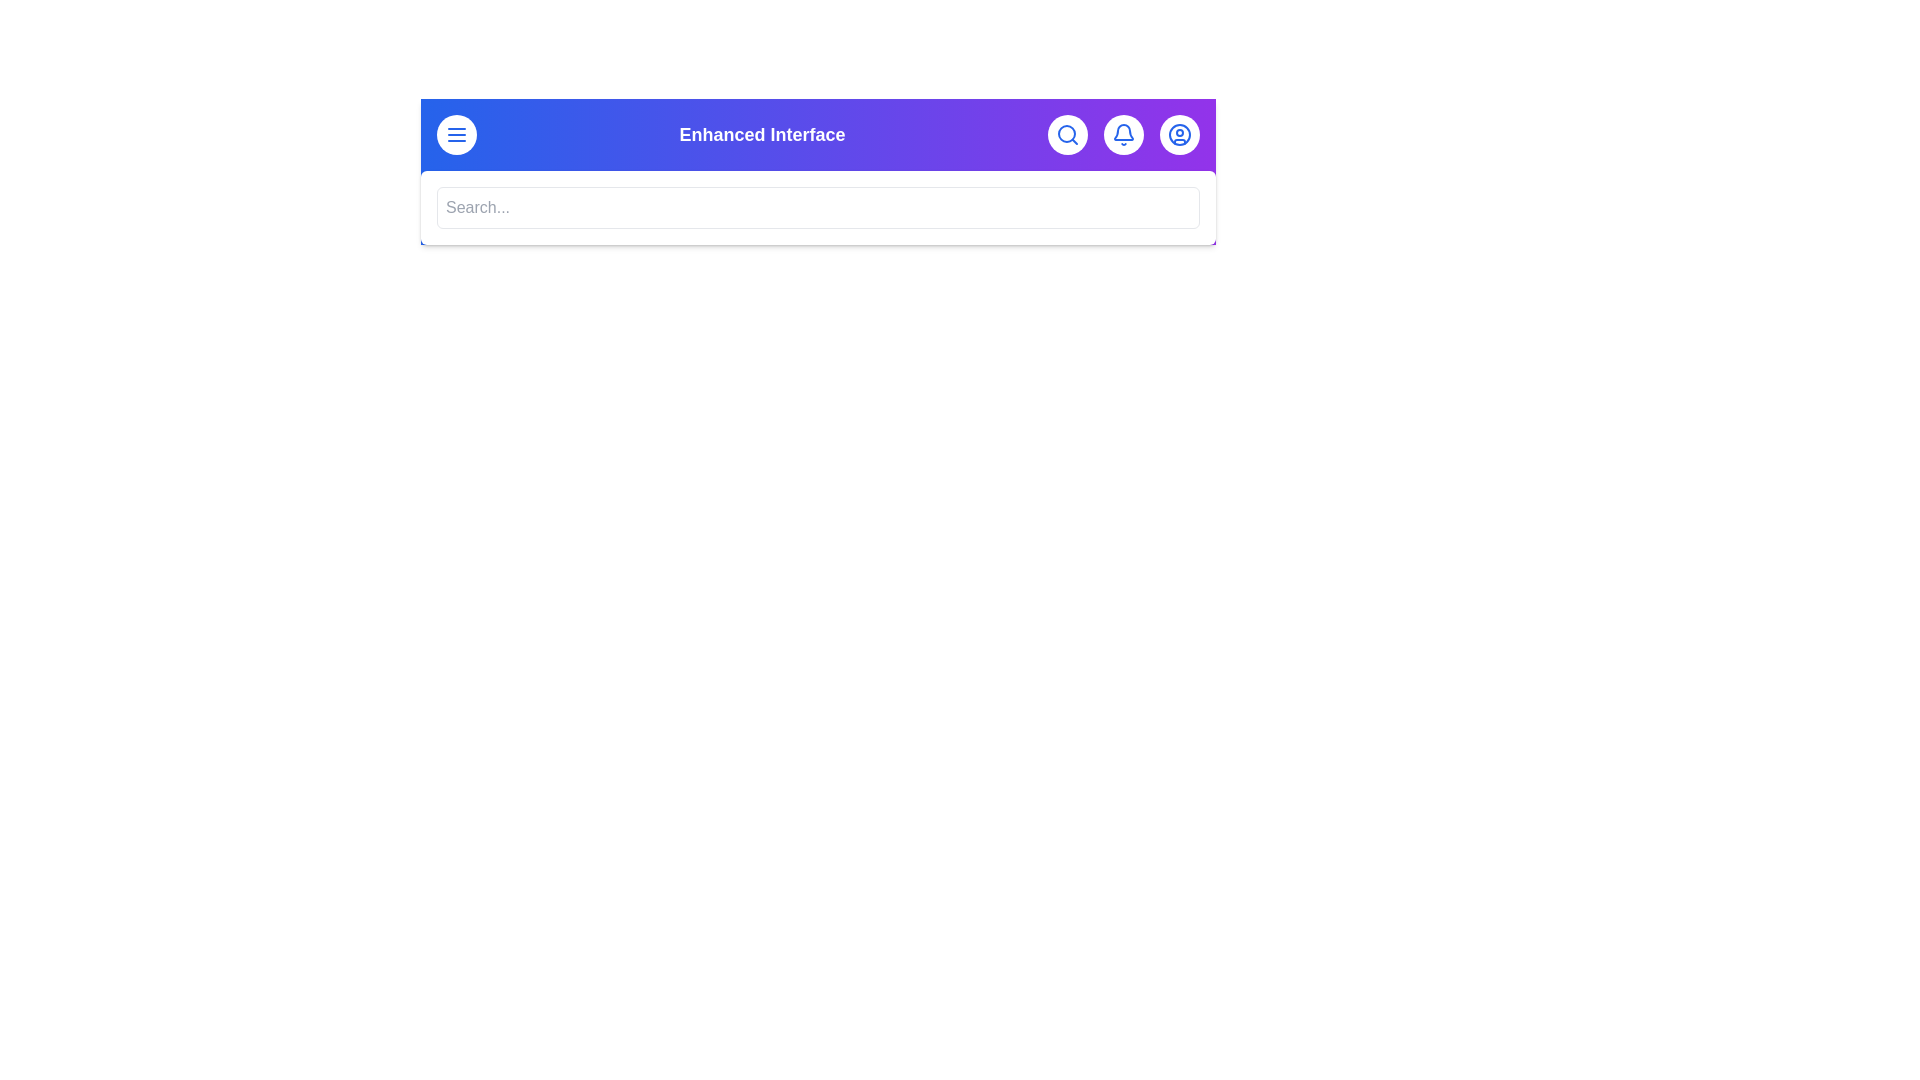 The height and width of the screenshot is (1080, 1920). I want to click on the user icon to access the user profile, so click(1180, 135).